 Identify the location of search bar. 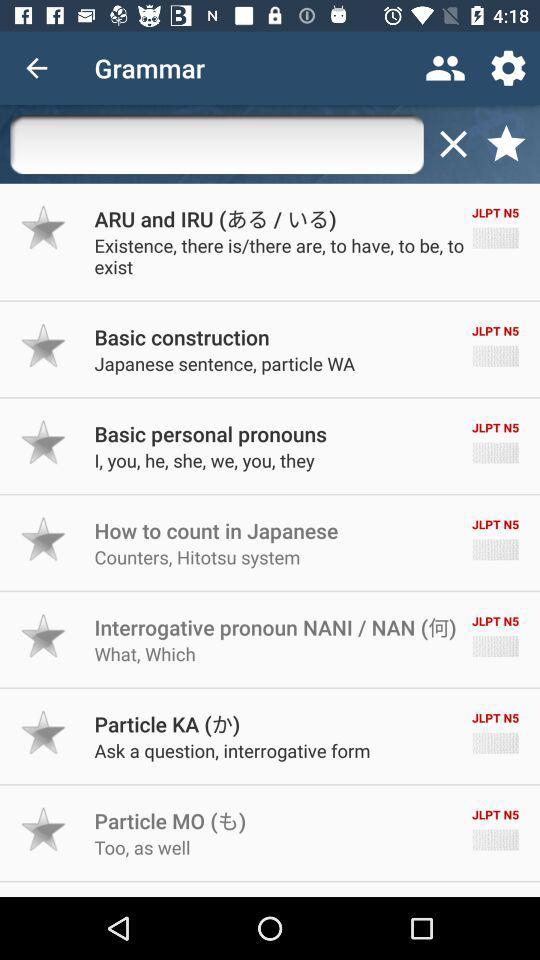
(216, 143).